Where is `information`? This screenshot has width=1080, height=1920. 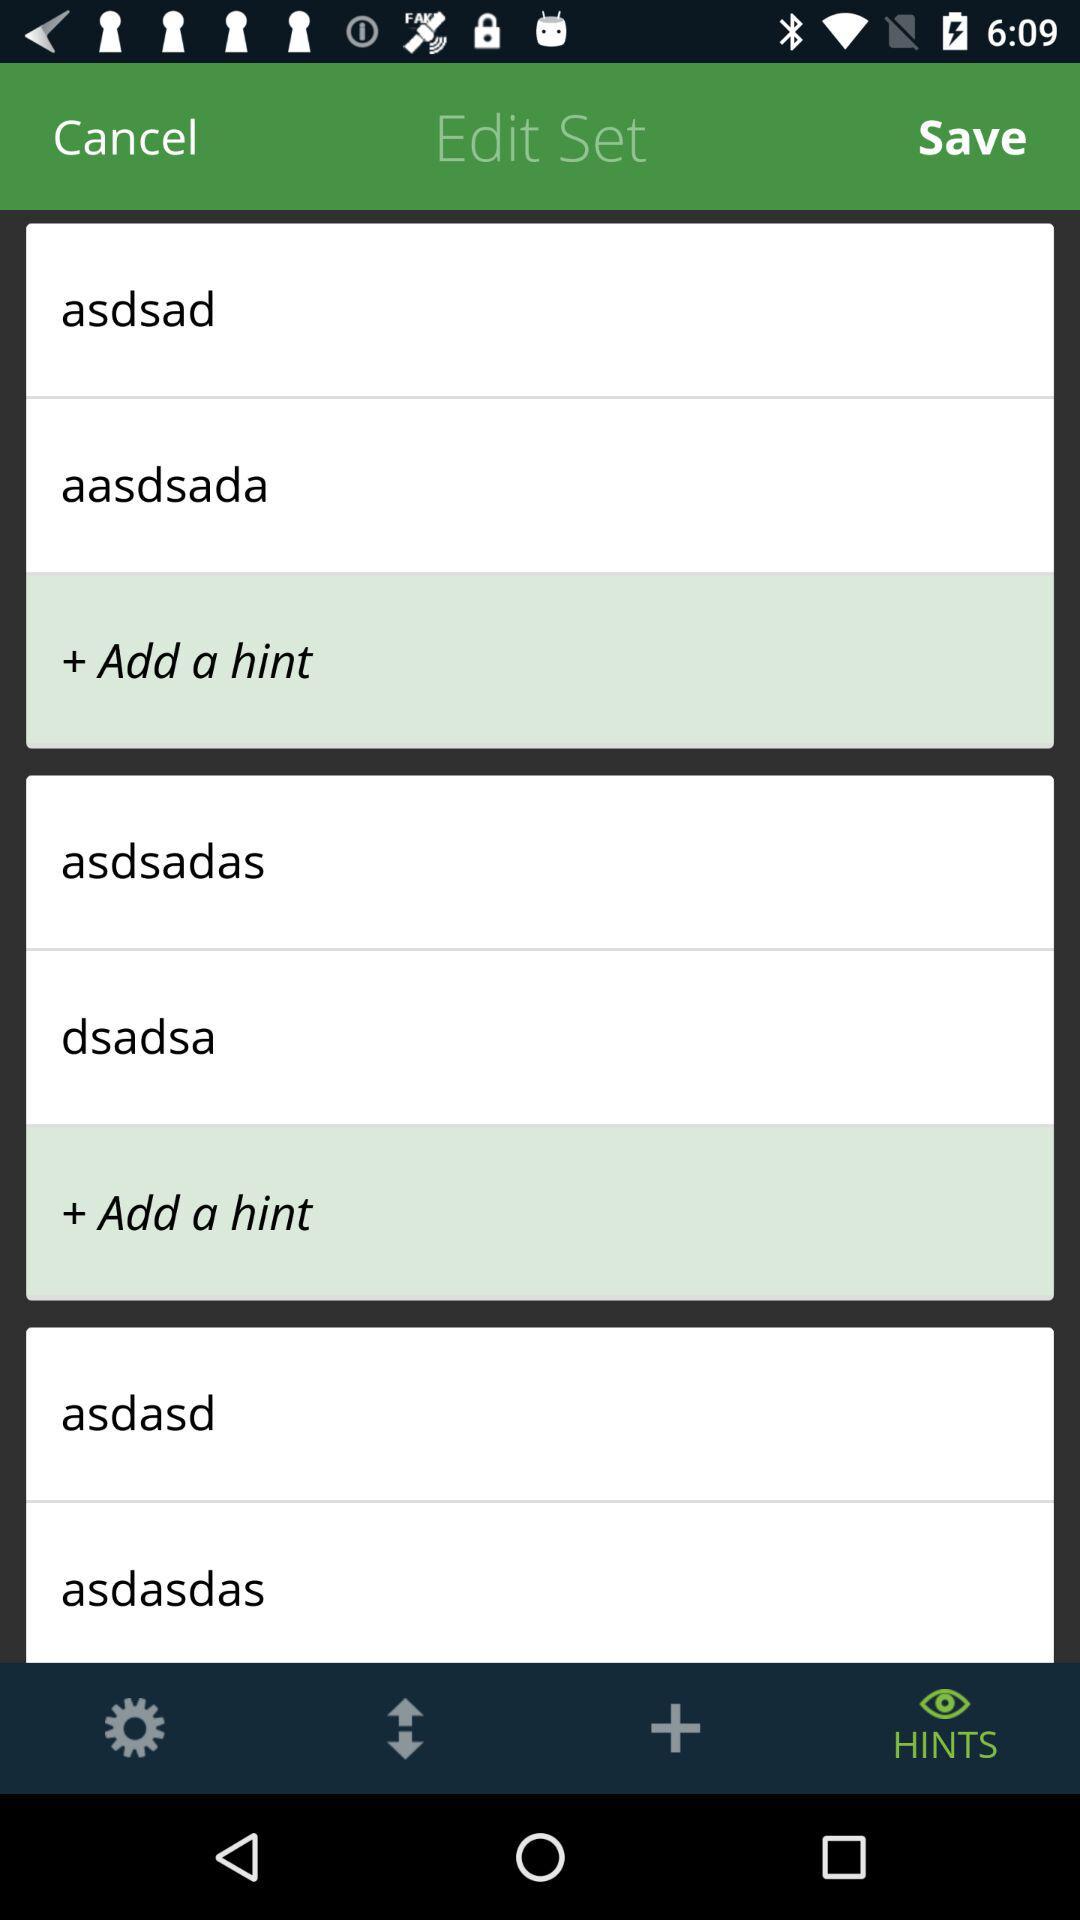 information is located at coordinates (675, 1727).